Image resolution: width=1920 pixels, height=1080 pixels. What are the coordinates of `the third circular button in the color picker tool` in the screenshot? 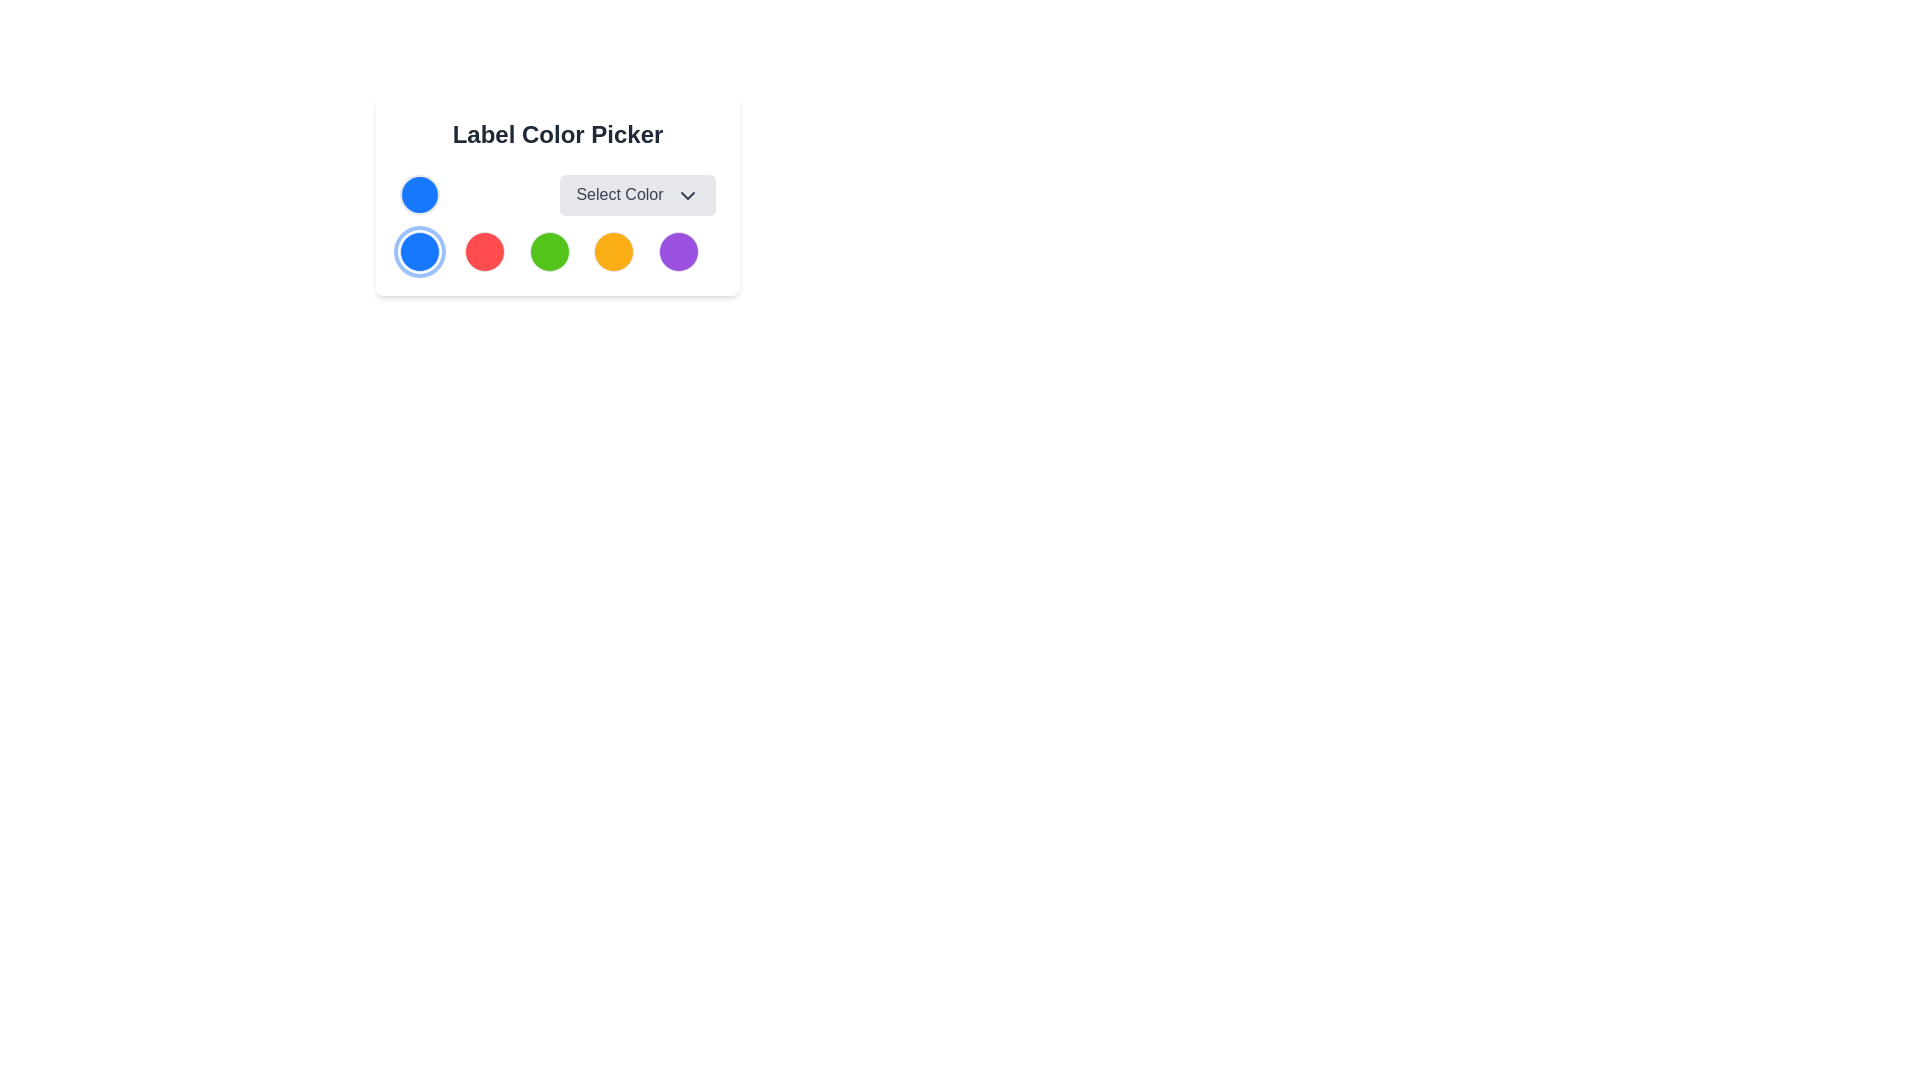 It's located at (557, 249).